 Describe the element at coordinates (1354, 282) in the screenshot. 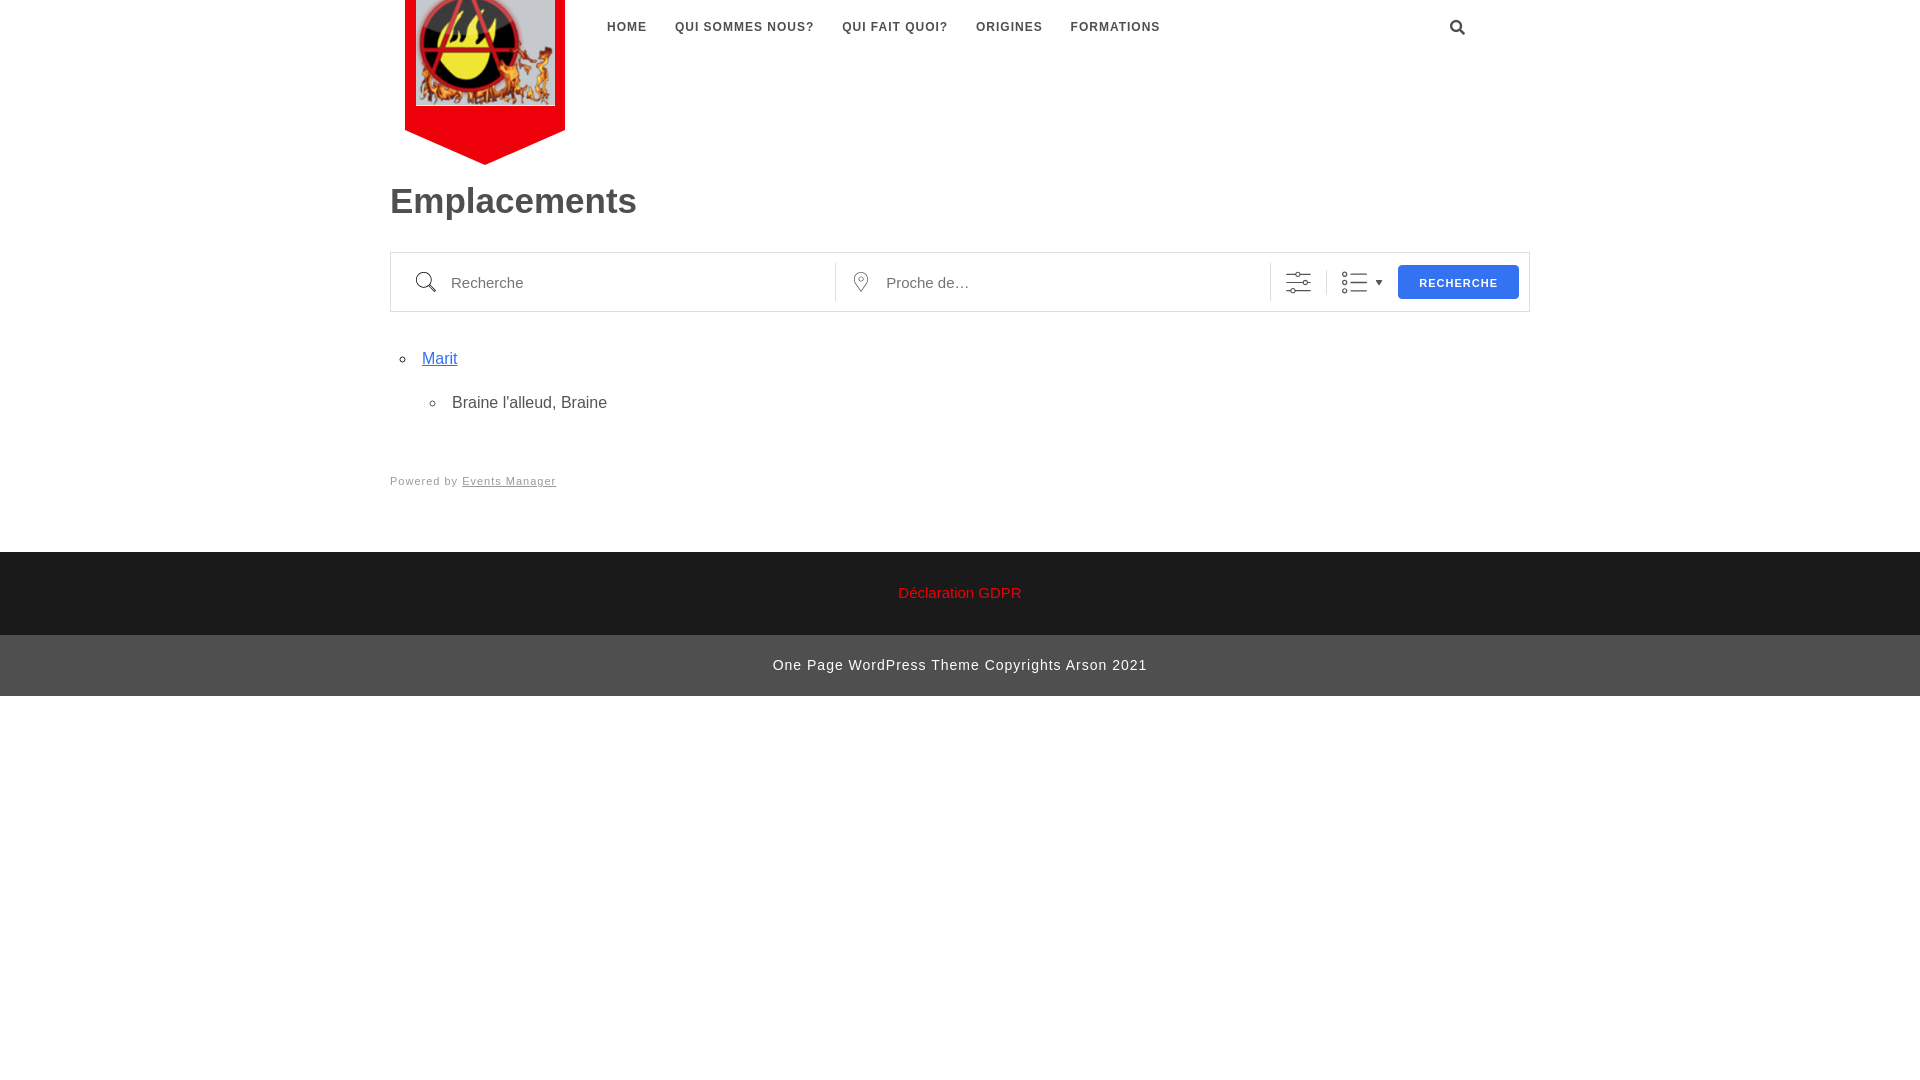

I see `'Liste'` at that location.